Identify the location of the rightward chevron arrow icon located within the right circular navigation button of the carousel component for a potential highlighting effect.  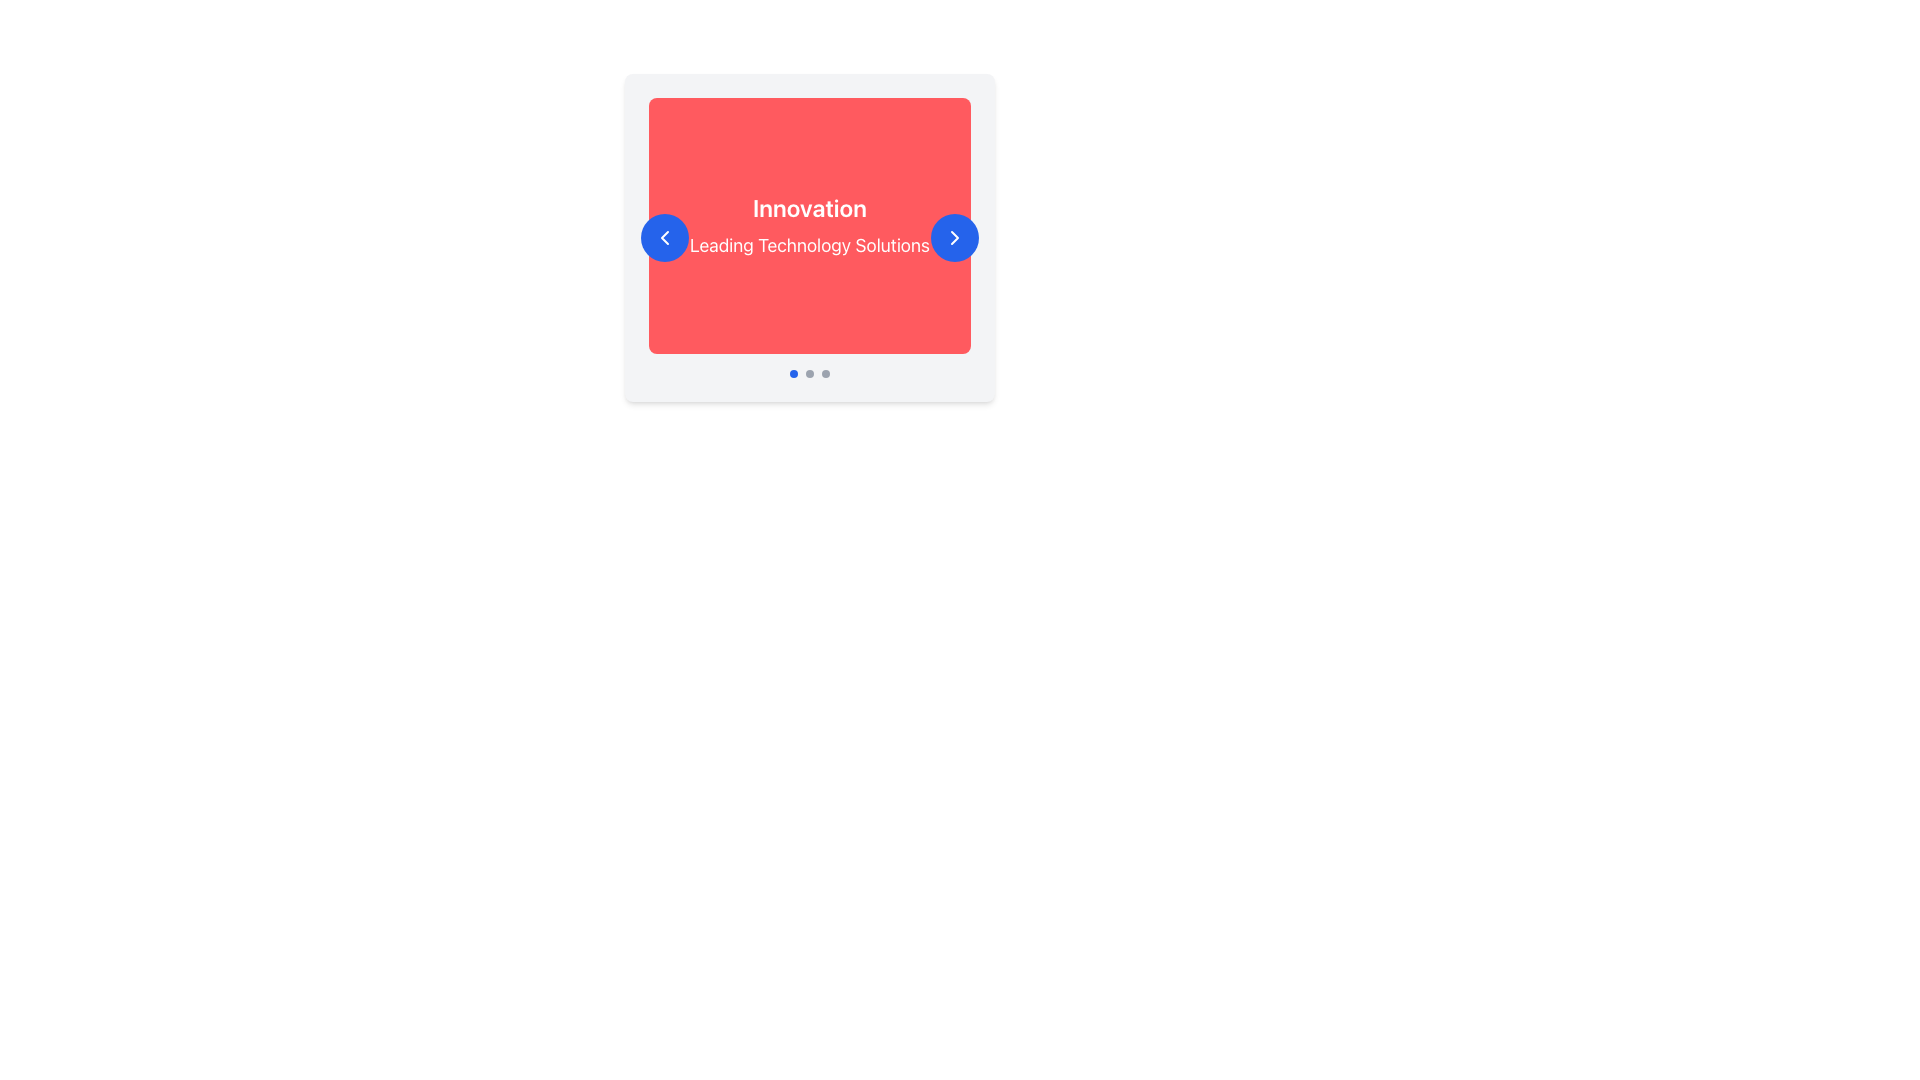
(954, 237).